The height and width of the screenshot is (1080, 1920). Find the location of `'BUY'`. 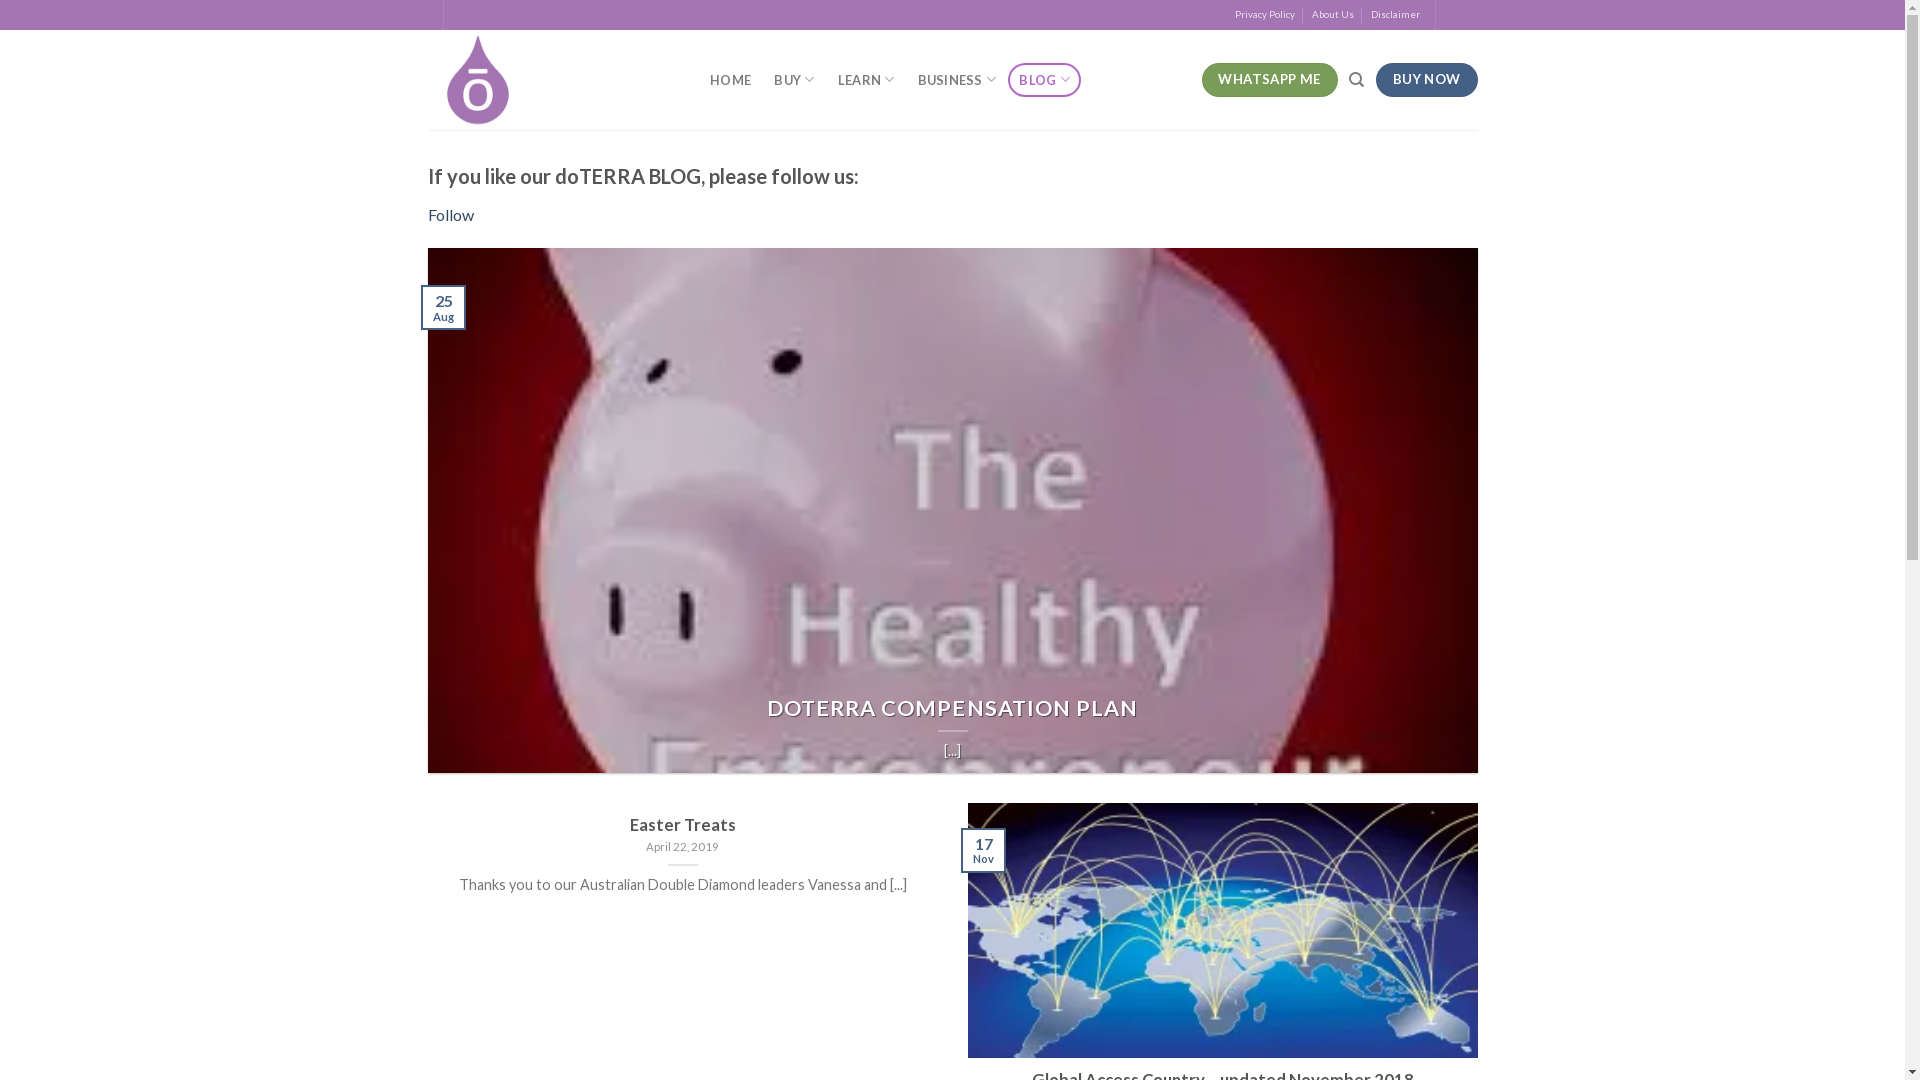

'BUY' is located at coordinates (762, 79).